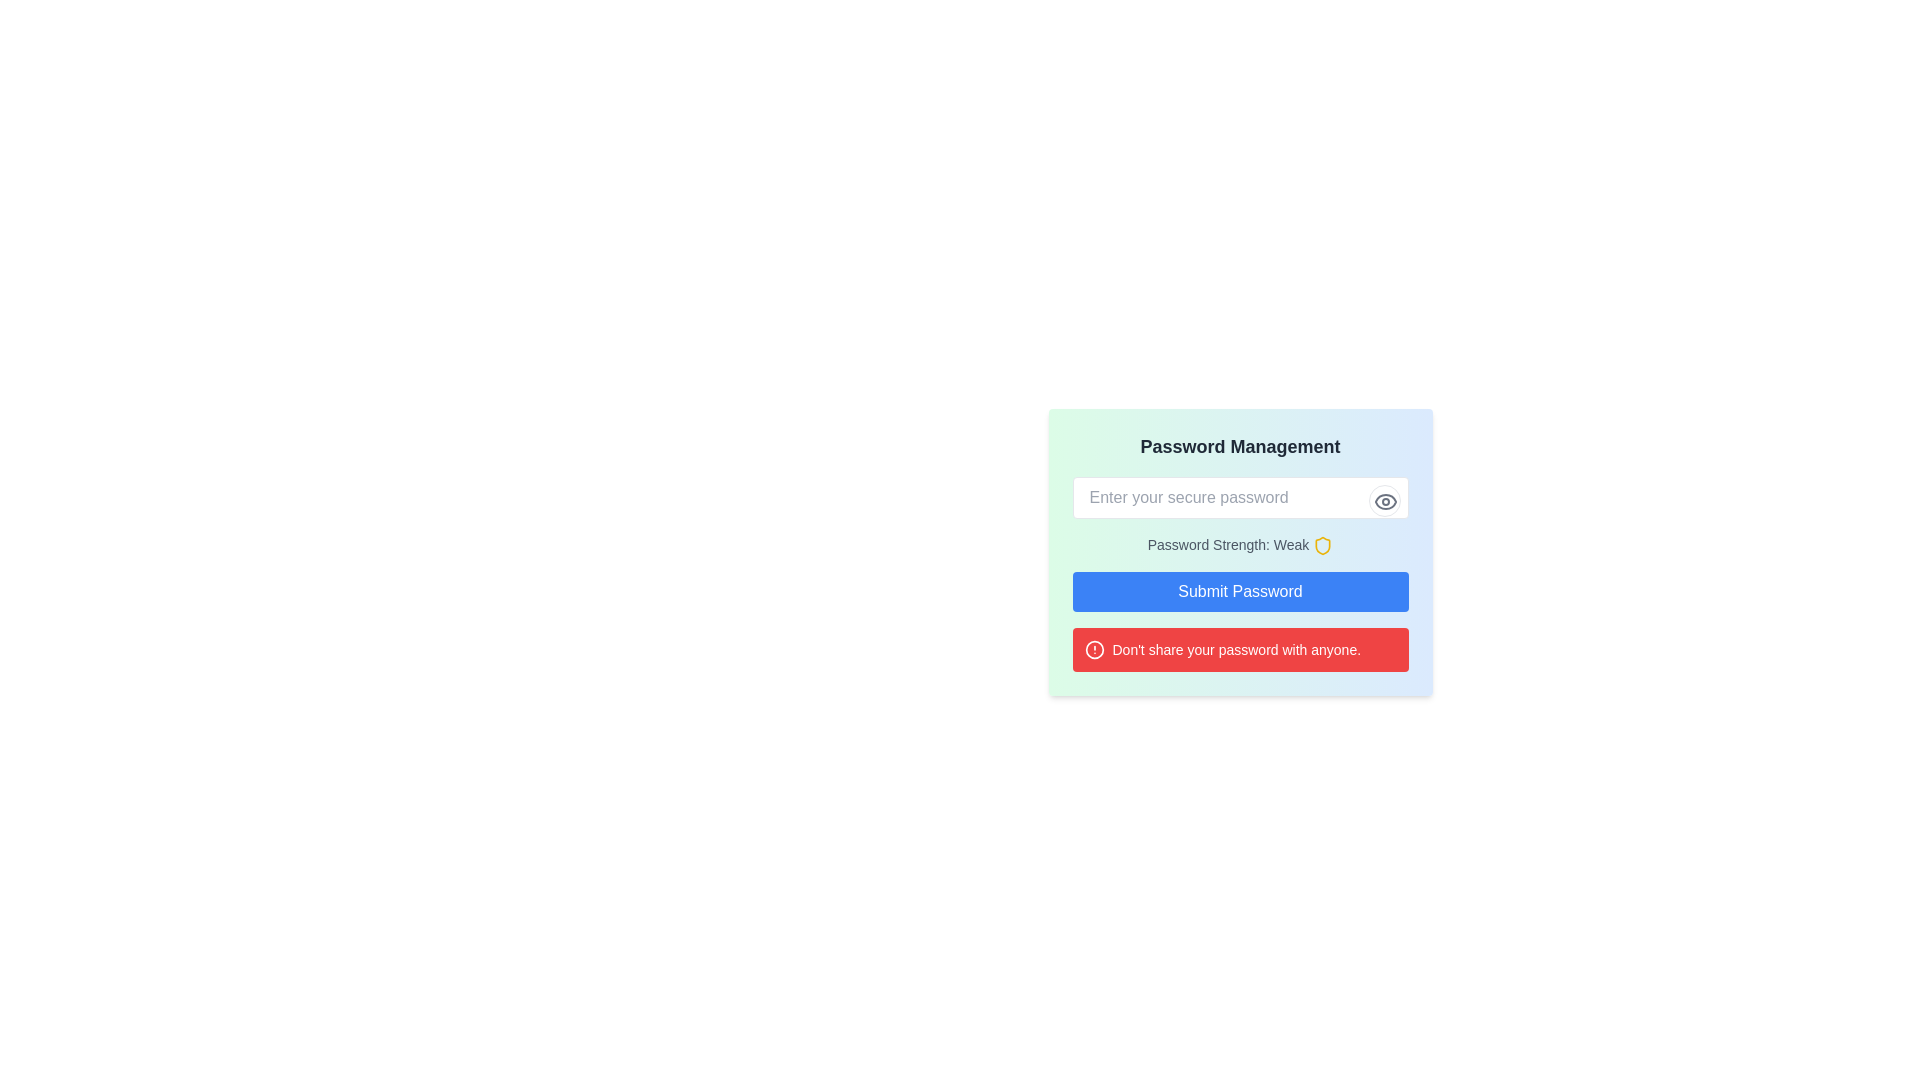 The width and height of the screenshot is (1920, 1080). I want to click on the text header reading 'Password Management', which is a bold, large font element colored dark gray and positioned above the password input field, so click(1239, 446).